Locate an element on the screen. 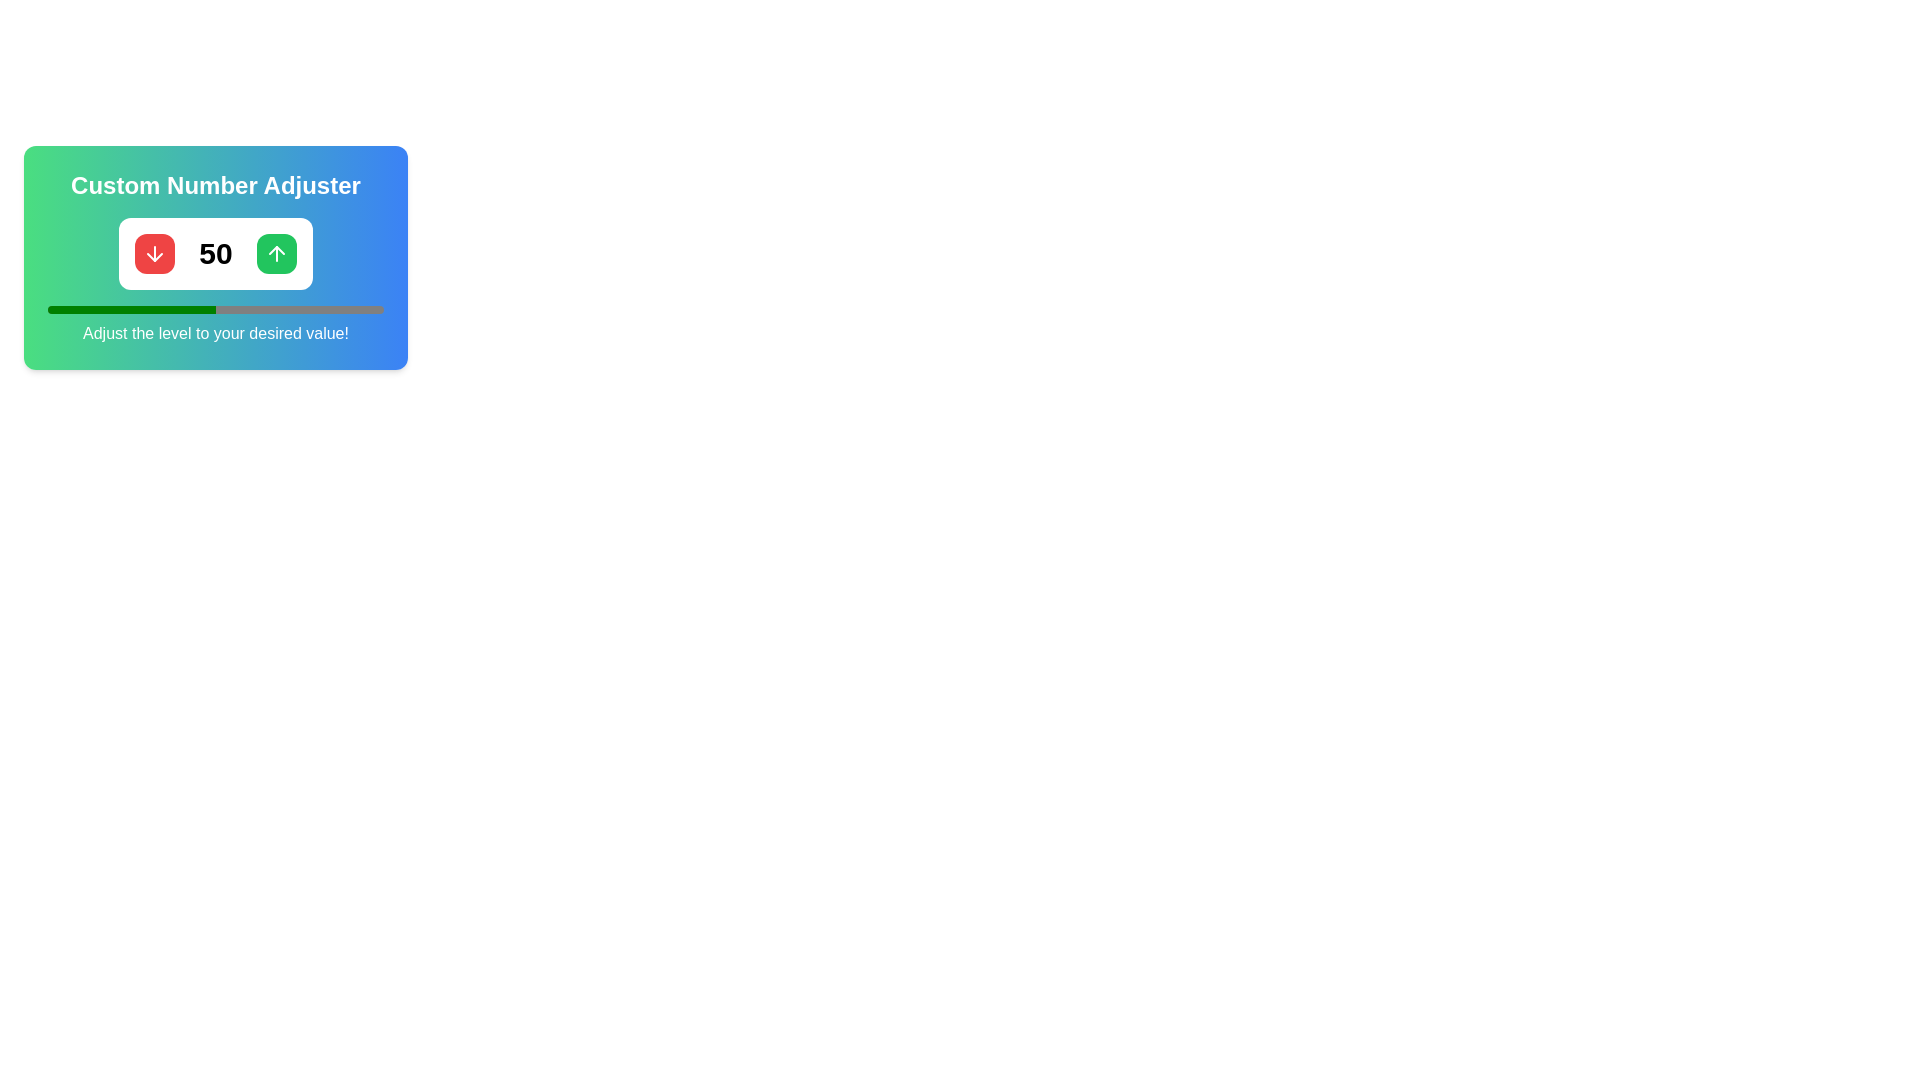  the upward arrow icon with a green background to increment the value is located at coordinates (275, 253).